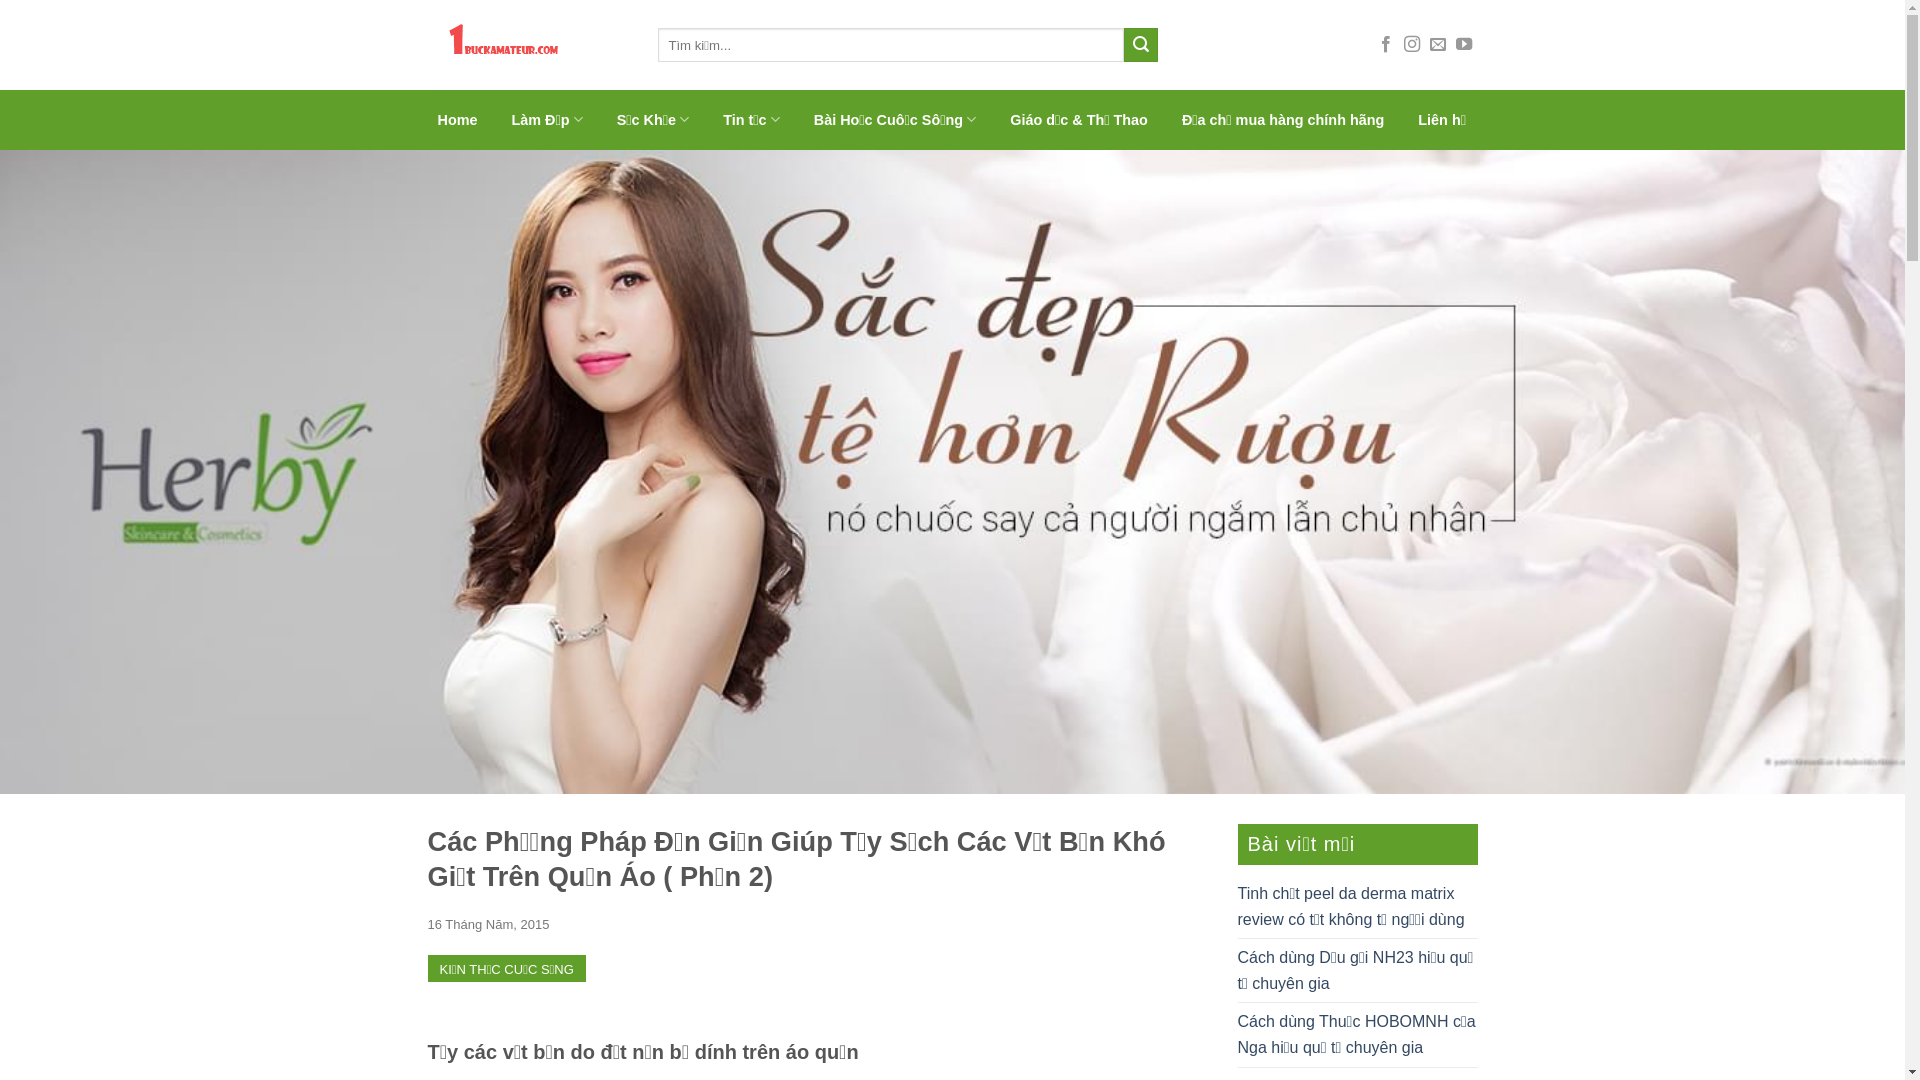  What do you see at coordinates (456, 119) in the screenshot?
I see `'Home'` at bounding box center [456, 119].